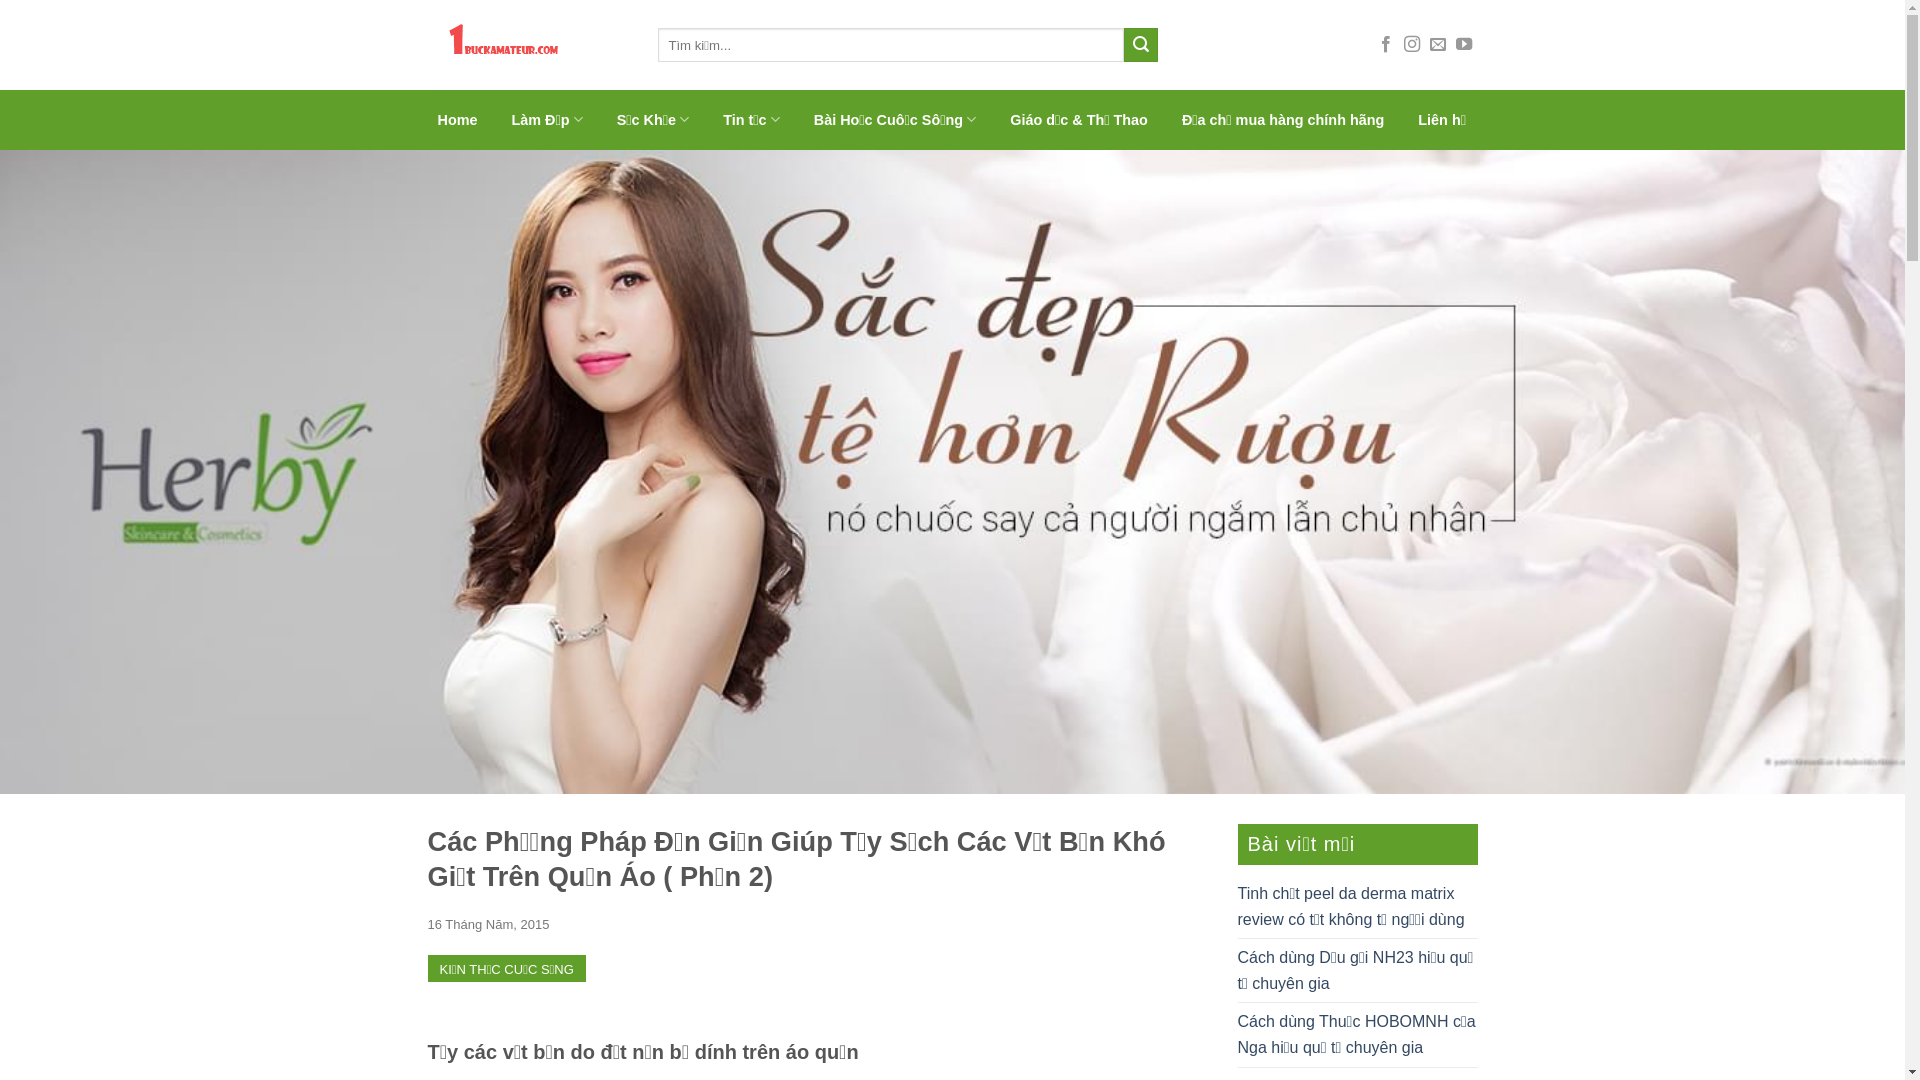  What do you see at coordinates (456, 119) in the screenshot?
I see `'Home'` at bounding box center [456, 119].